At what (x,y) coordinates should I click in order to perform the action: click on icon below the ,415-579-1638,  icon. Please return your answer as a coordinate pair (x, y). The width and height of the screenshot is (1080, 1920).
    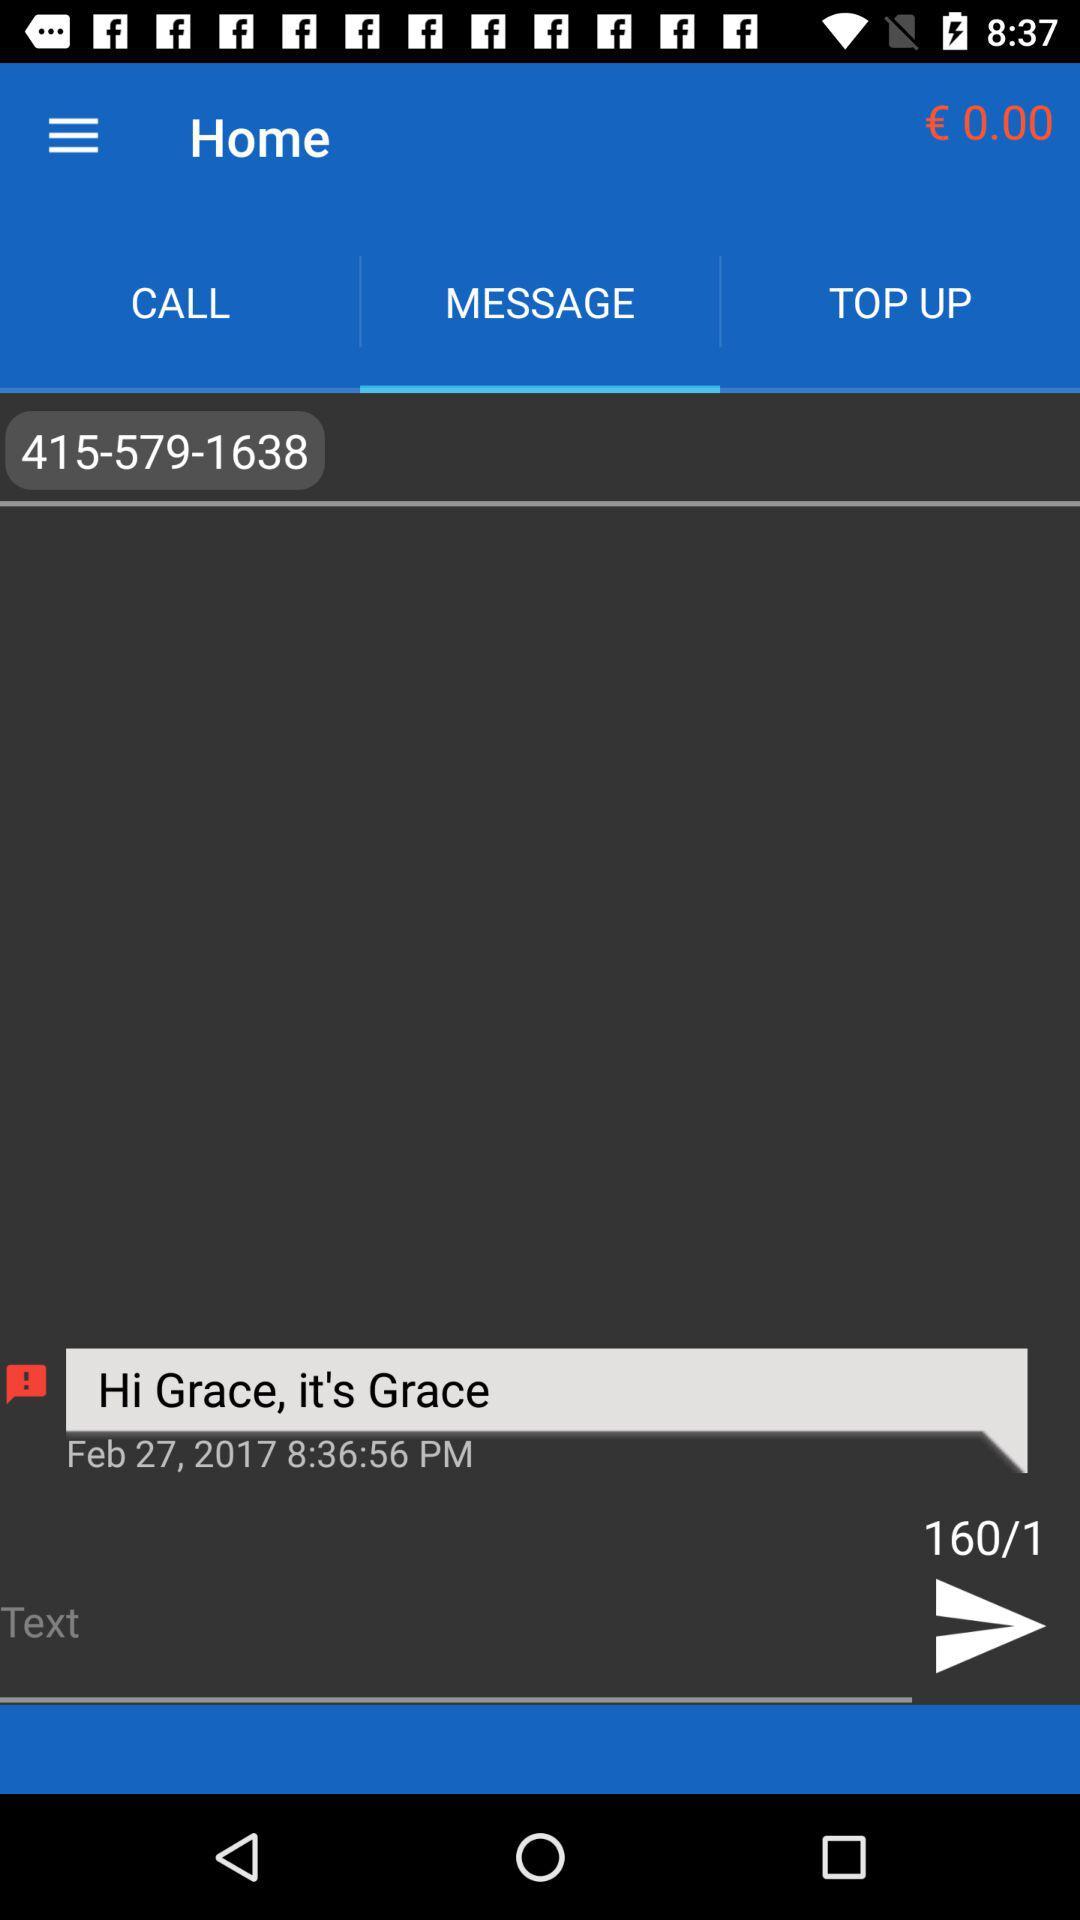
    Looking at the image, I should click on (26, 1383).